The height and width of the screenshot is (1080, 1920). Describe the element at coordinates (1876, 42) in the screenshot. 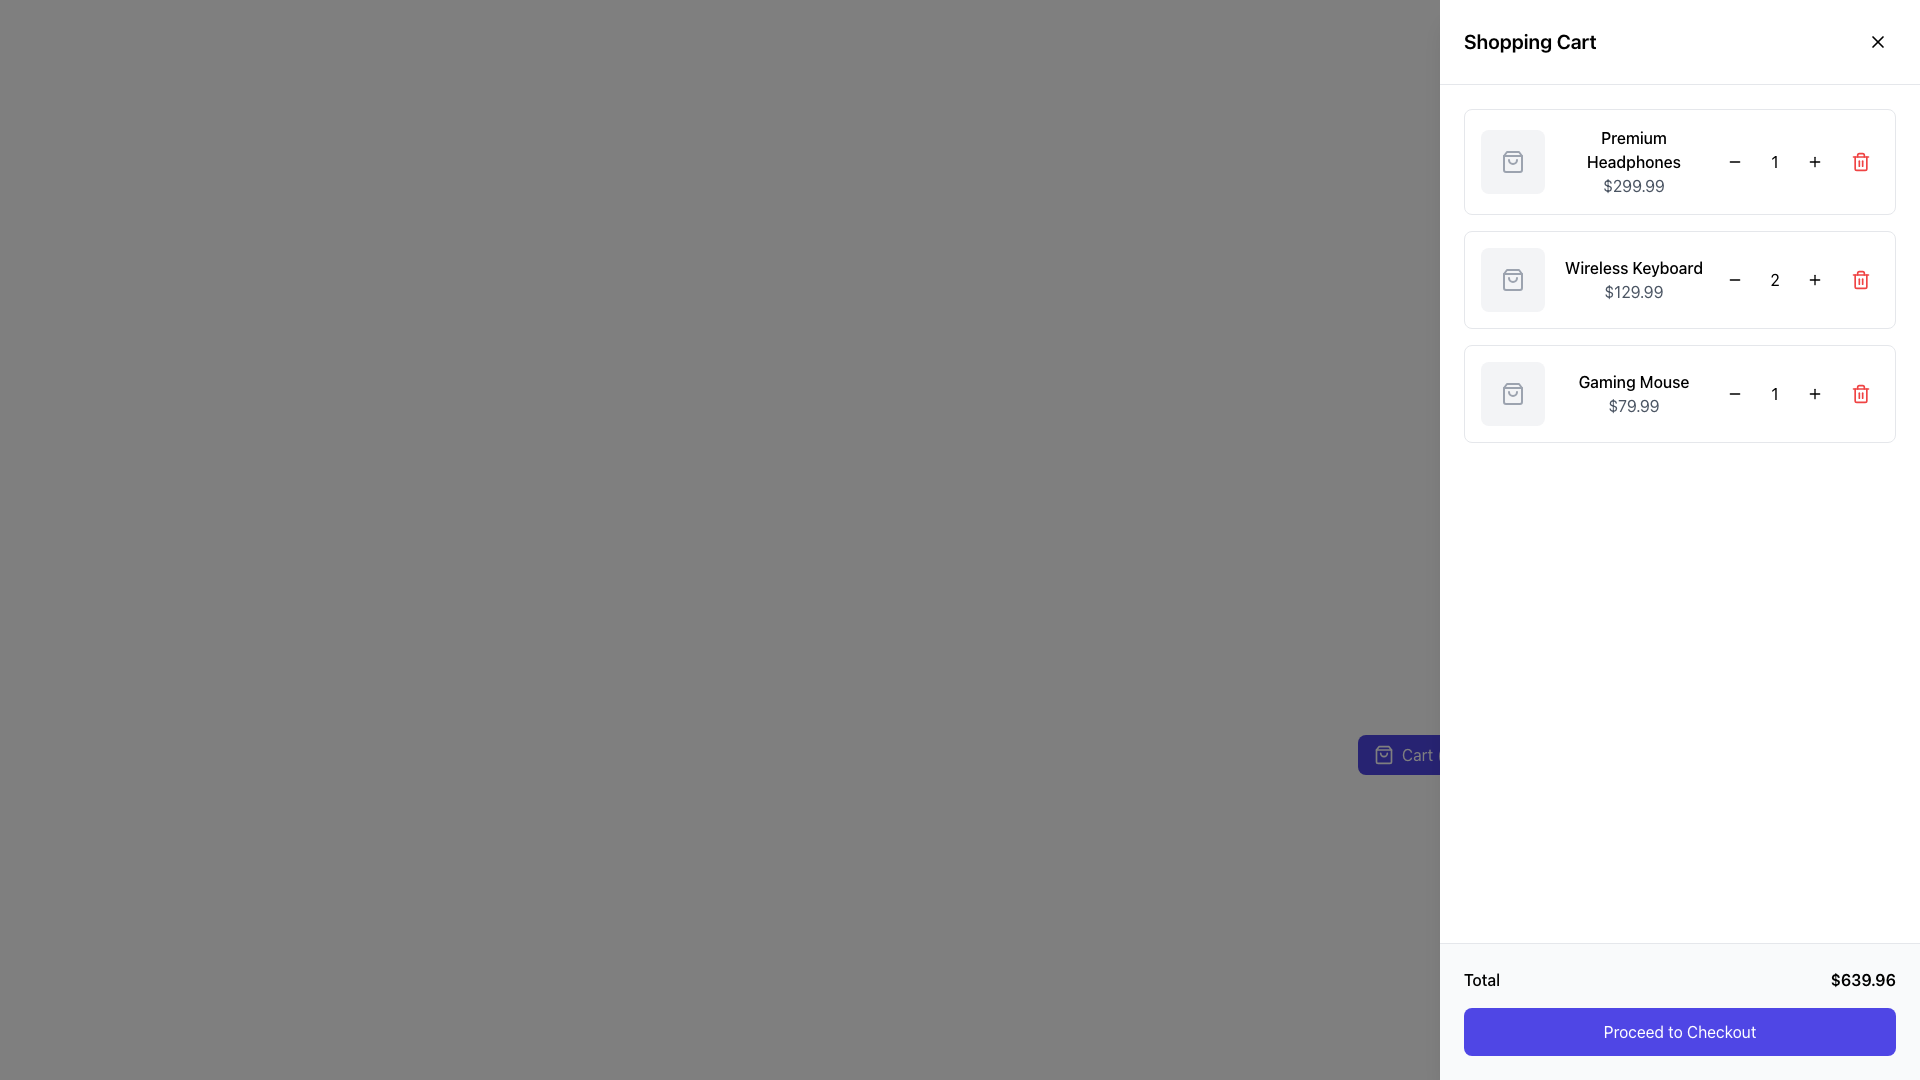

I see `the compact 'X' icon button located at the top-right corner of the shopping cart panel` at that location.